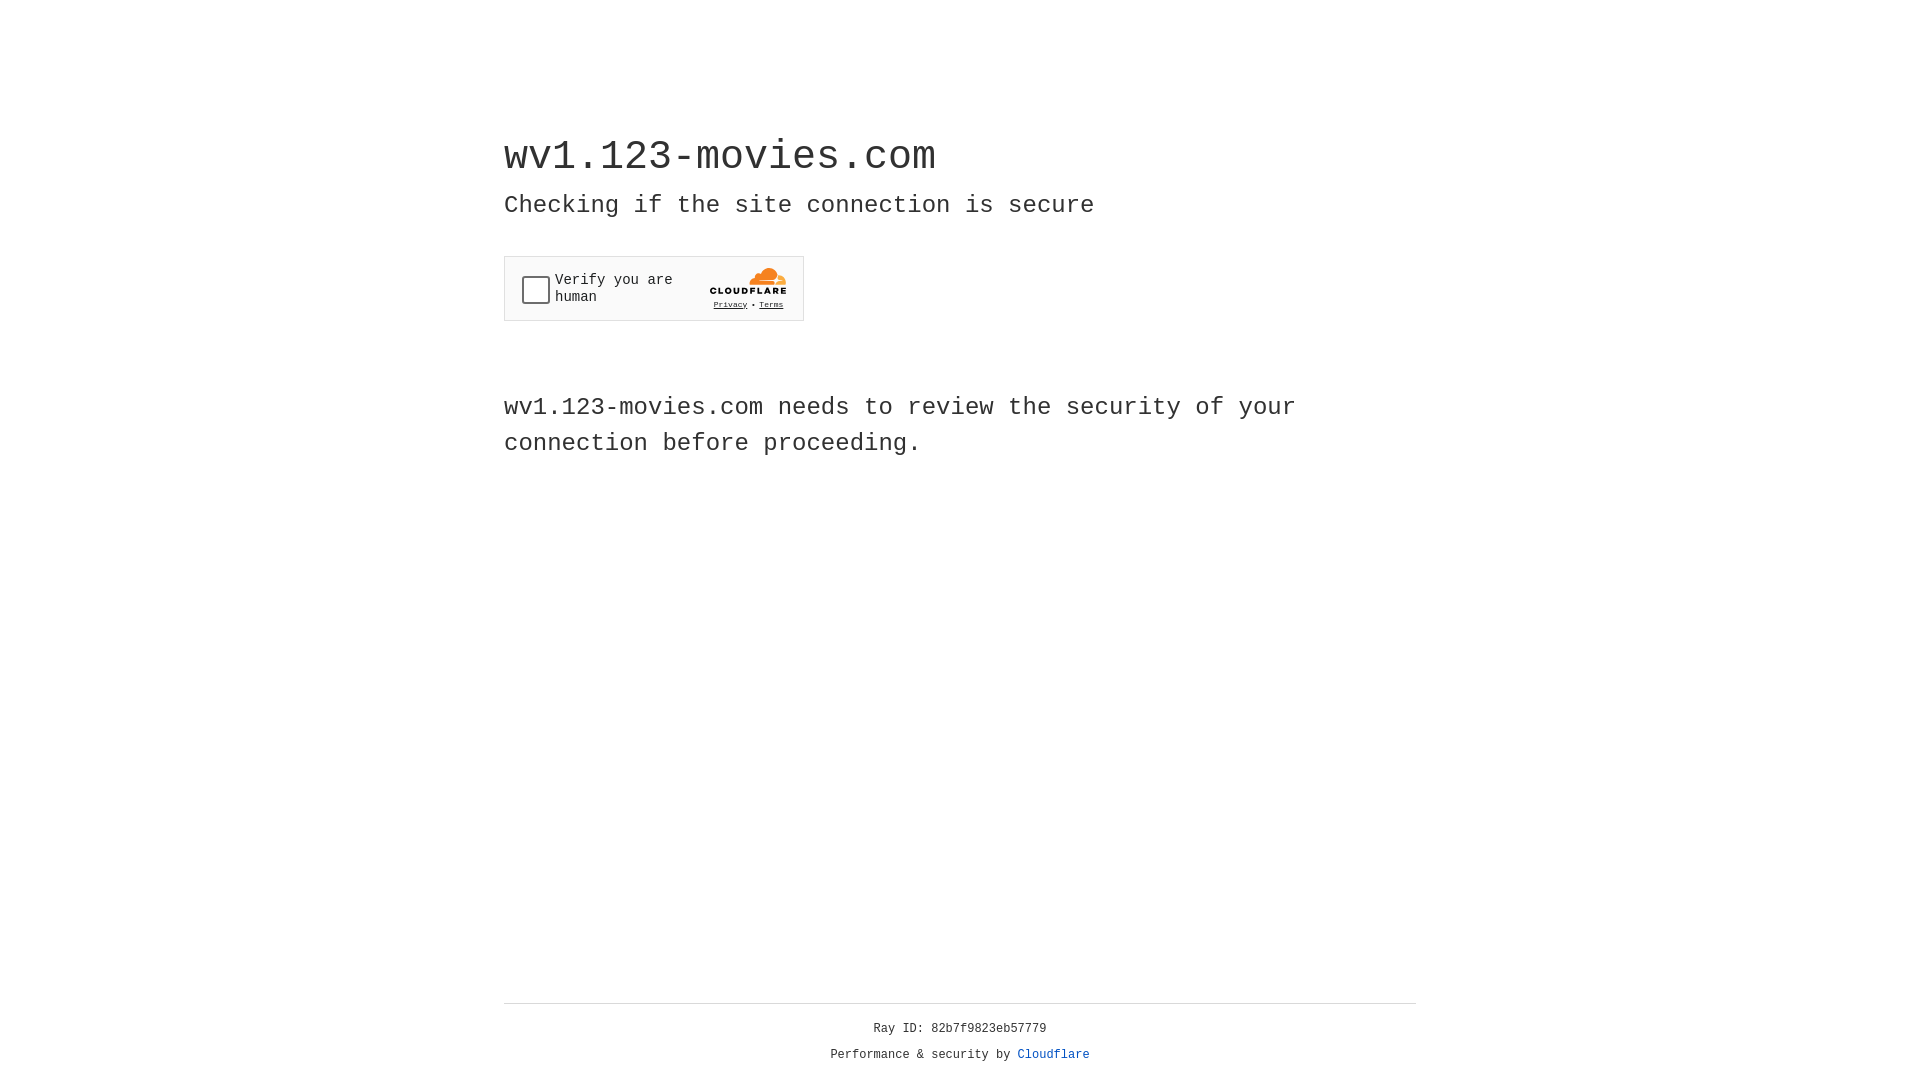 This screenshot has height=1080, width=1920. What do you see at coordinates (1053, 1054) in the screenshot?
I see `'Cloudflare'` at bounding box center [1053, 1054].